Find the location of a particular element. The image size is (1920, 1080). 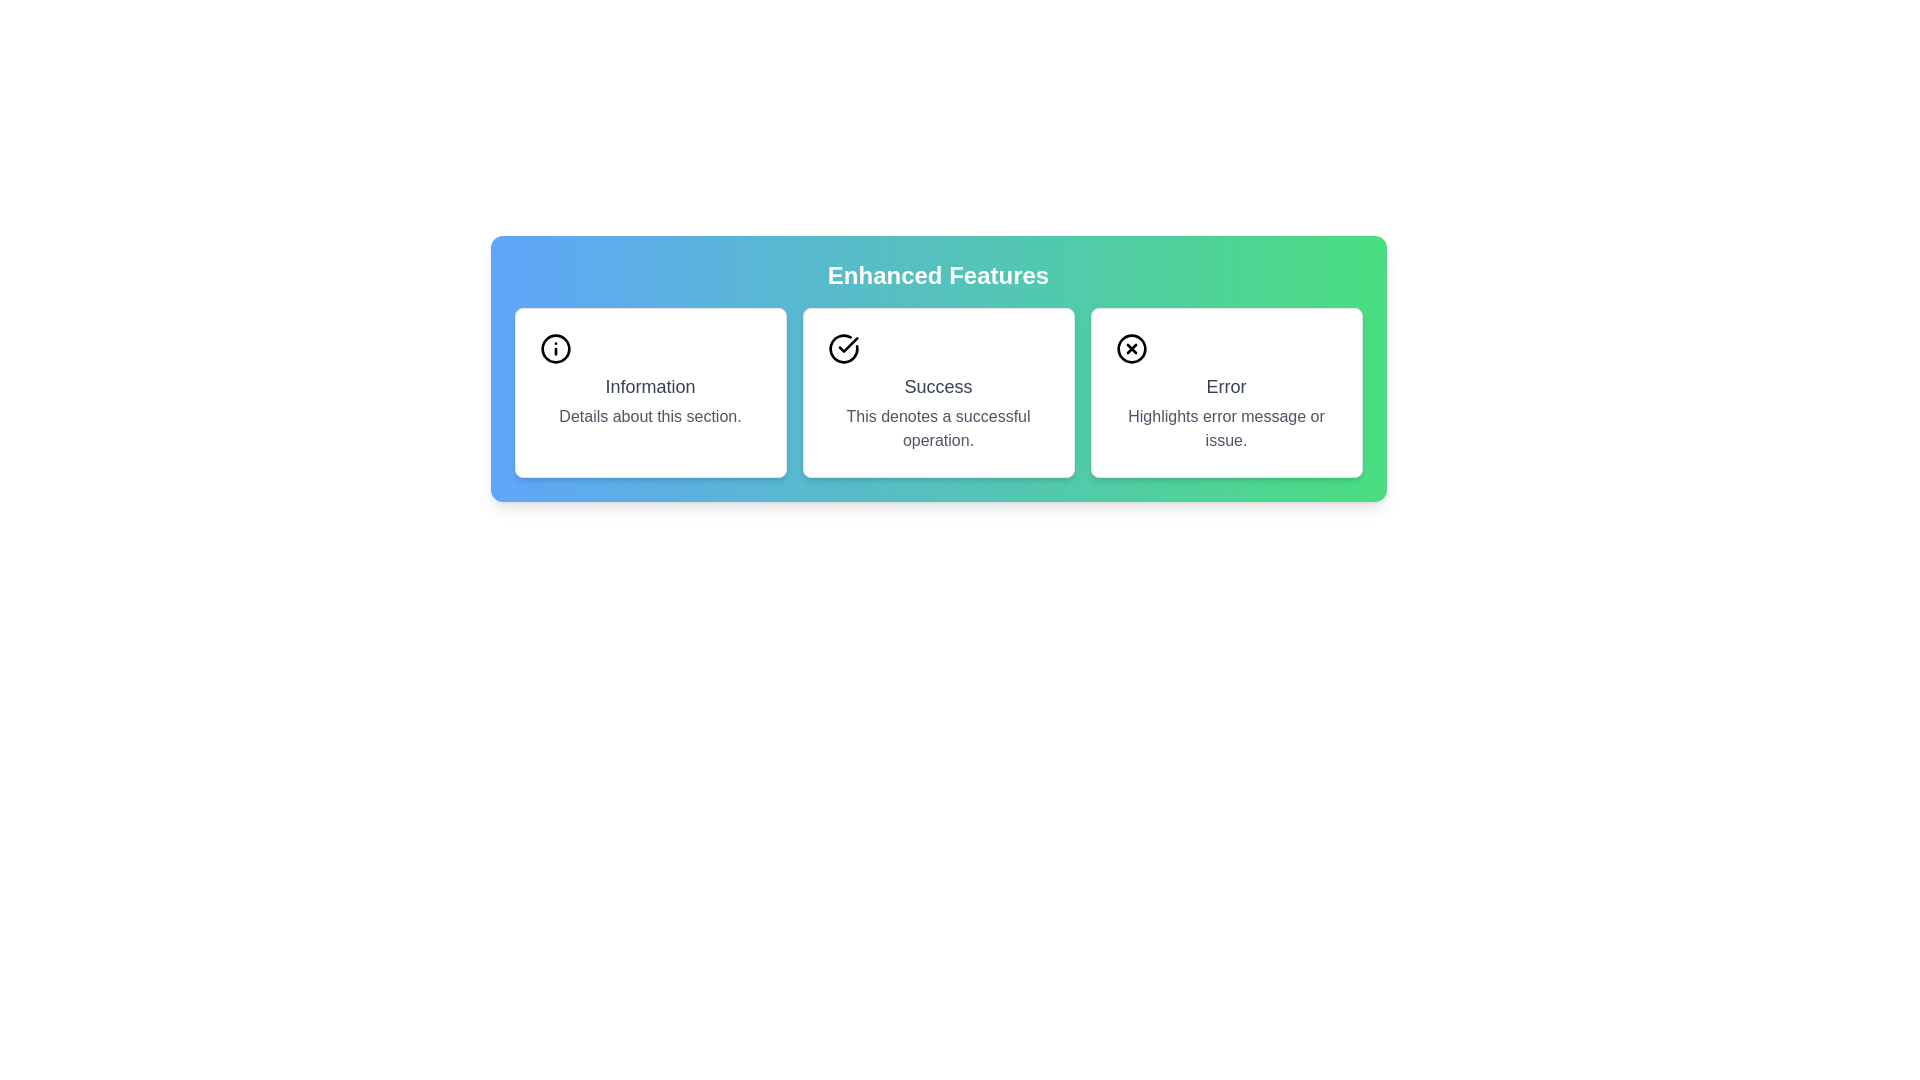

the text component containing the message 'Highlights error message or issue.' which is styled with a gray font and positioned below the 'Error' title in the third card of a horizontal row is located at coordinates (1225, 427).